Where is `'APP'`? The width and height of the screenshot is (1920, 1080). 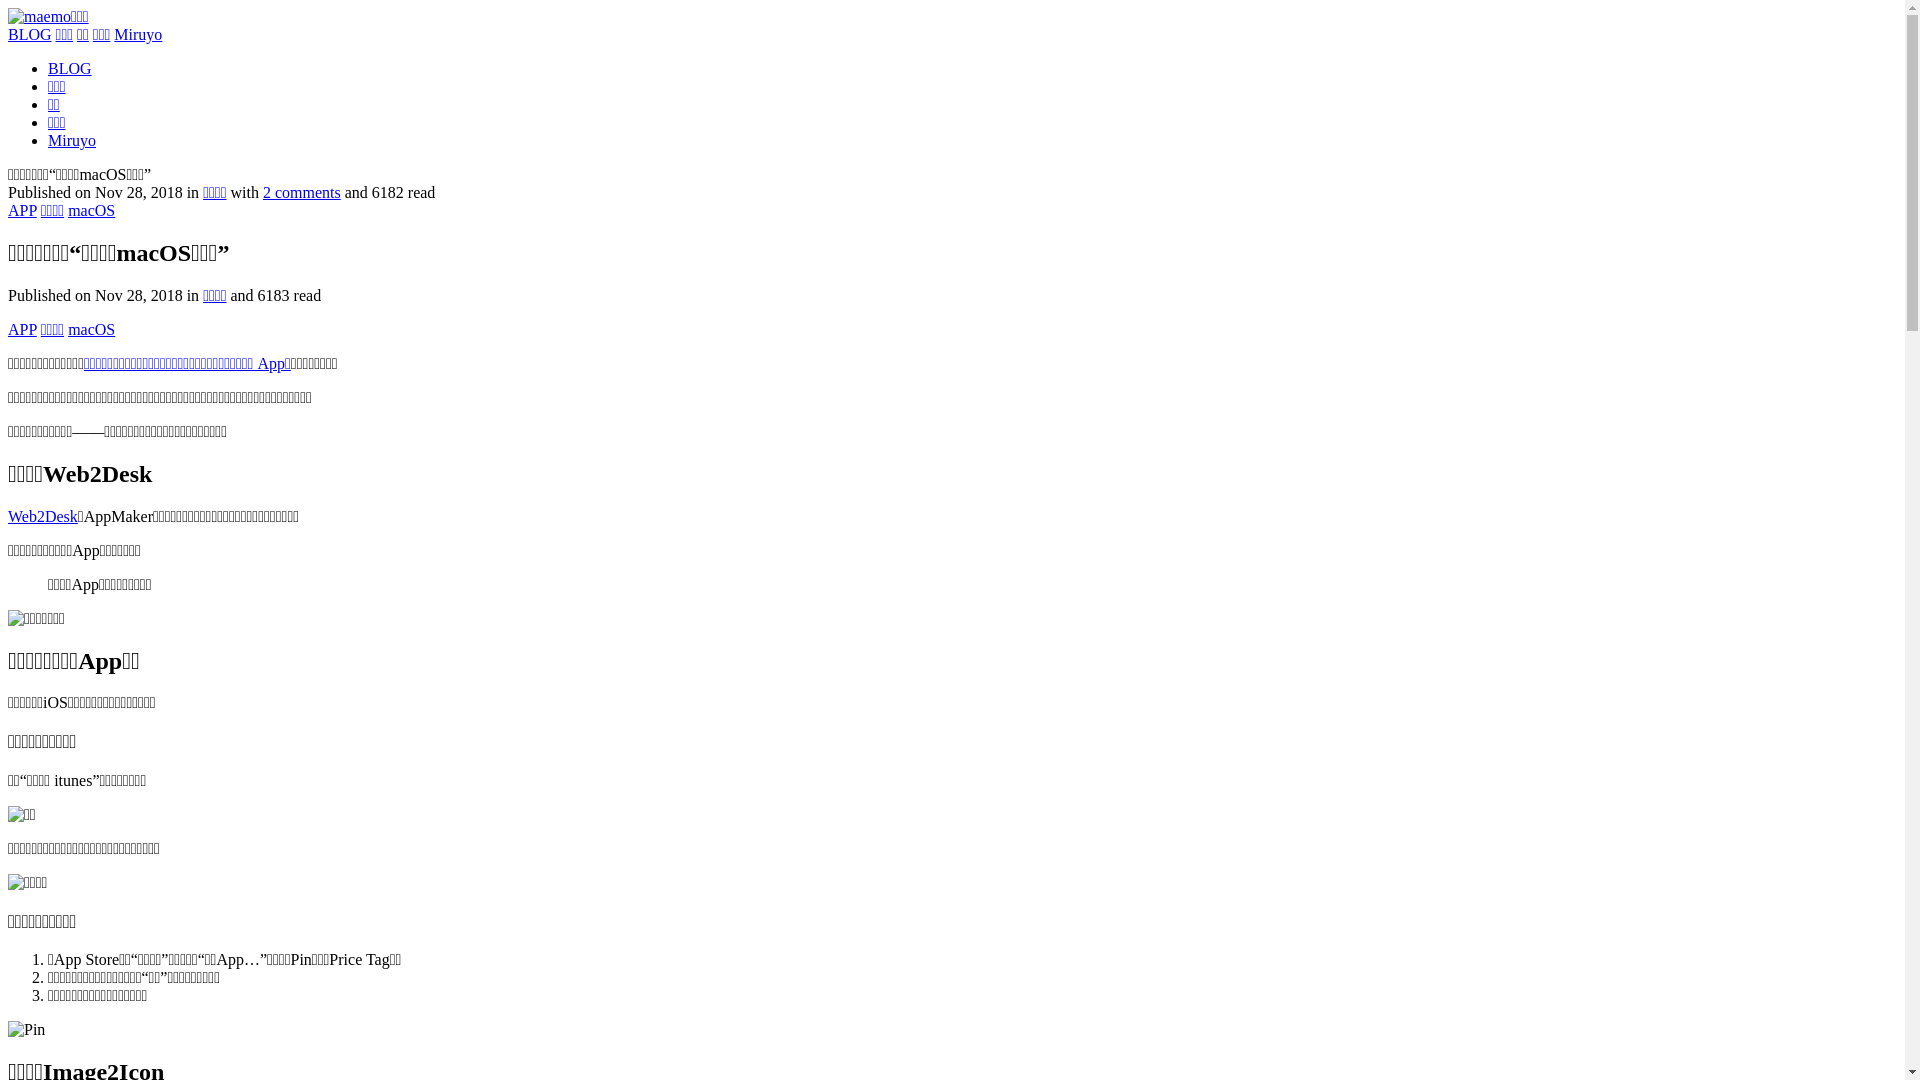 'APP' is located at coordinates (22, 210).